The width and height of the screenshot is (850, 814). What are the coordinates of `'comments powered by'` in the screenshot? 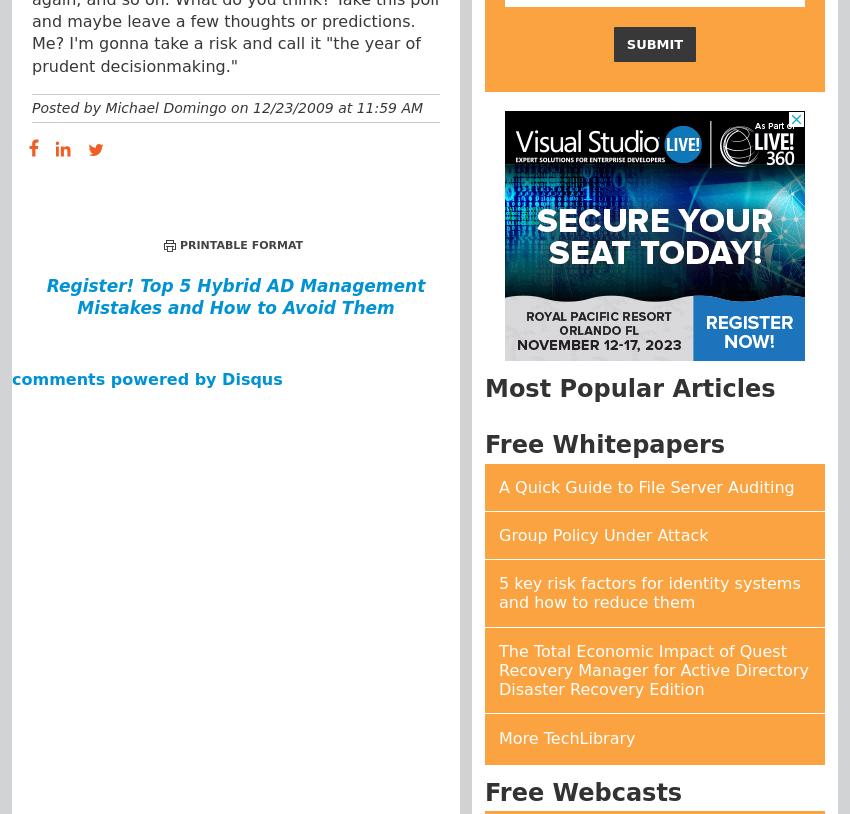 It's located at (115, 378).